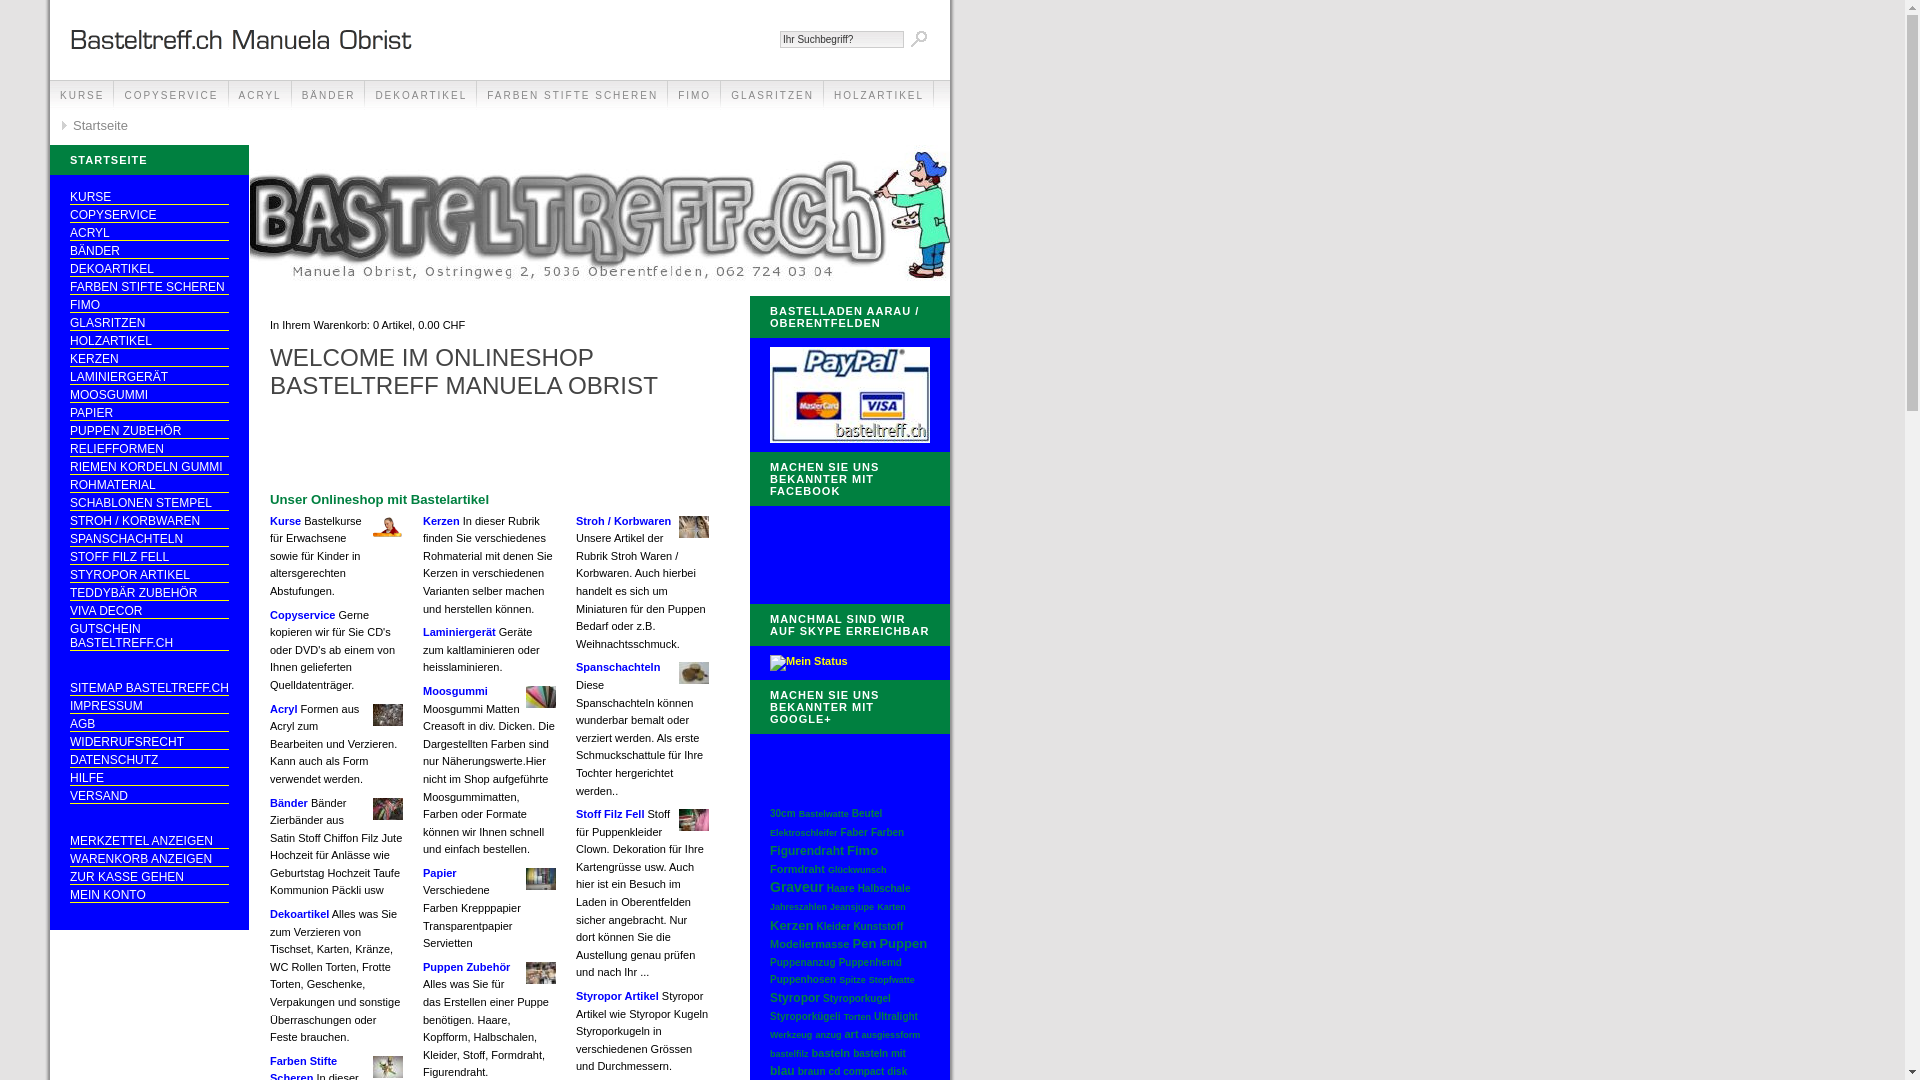 The height and width of the screenshot is (1080, 1920). Describe the element at coordinates (720, 96) in the screenshot. I see `'GLASRITZEN'` at that location.